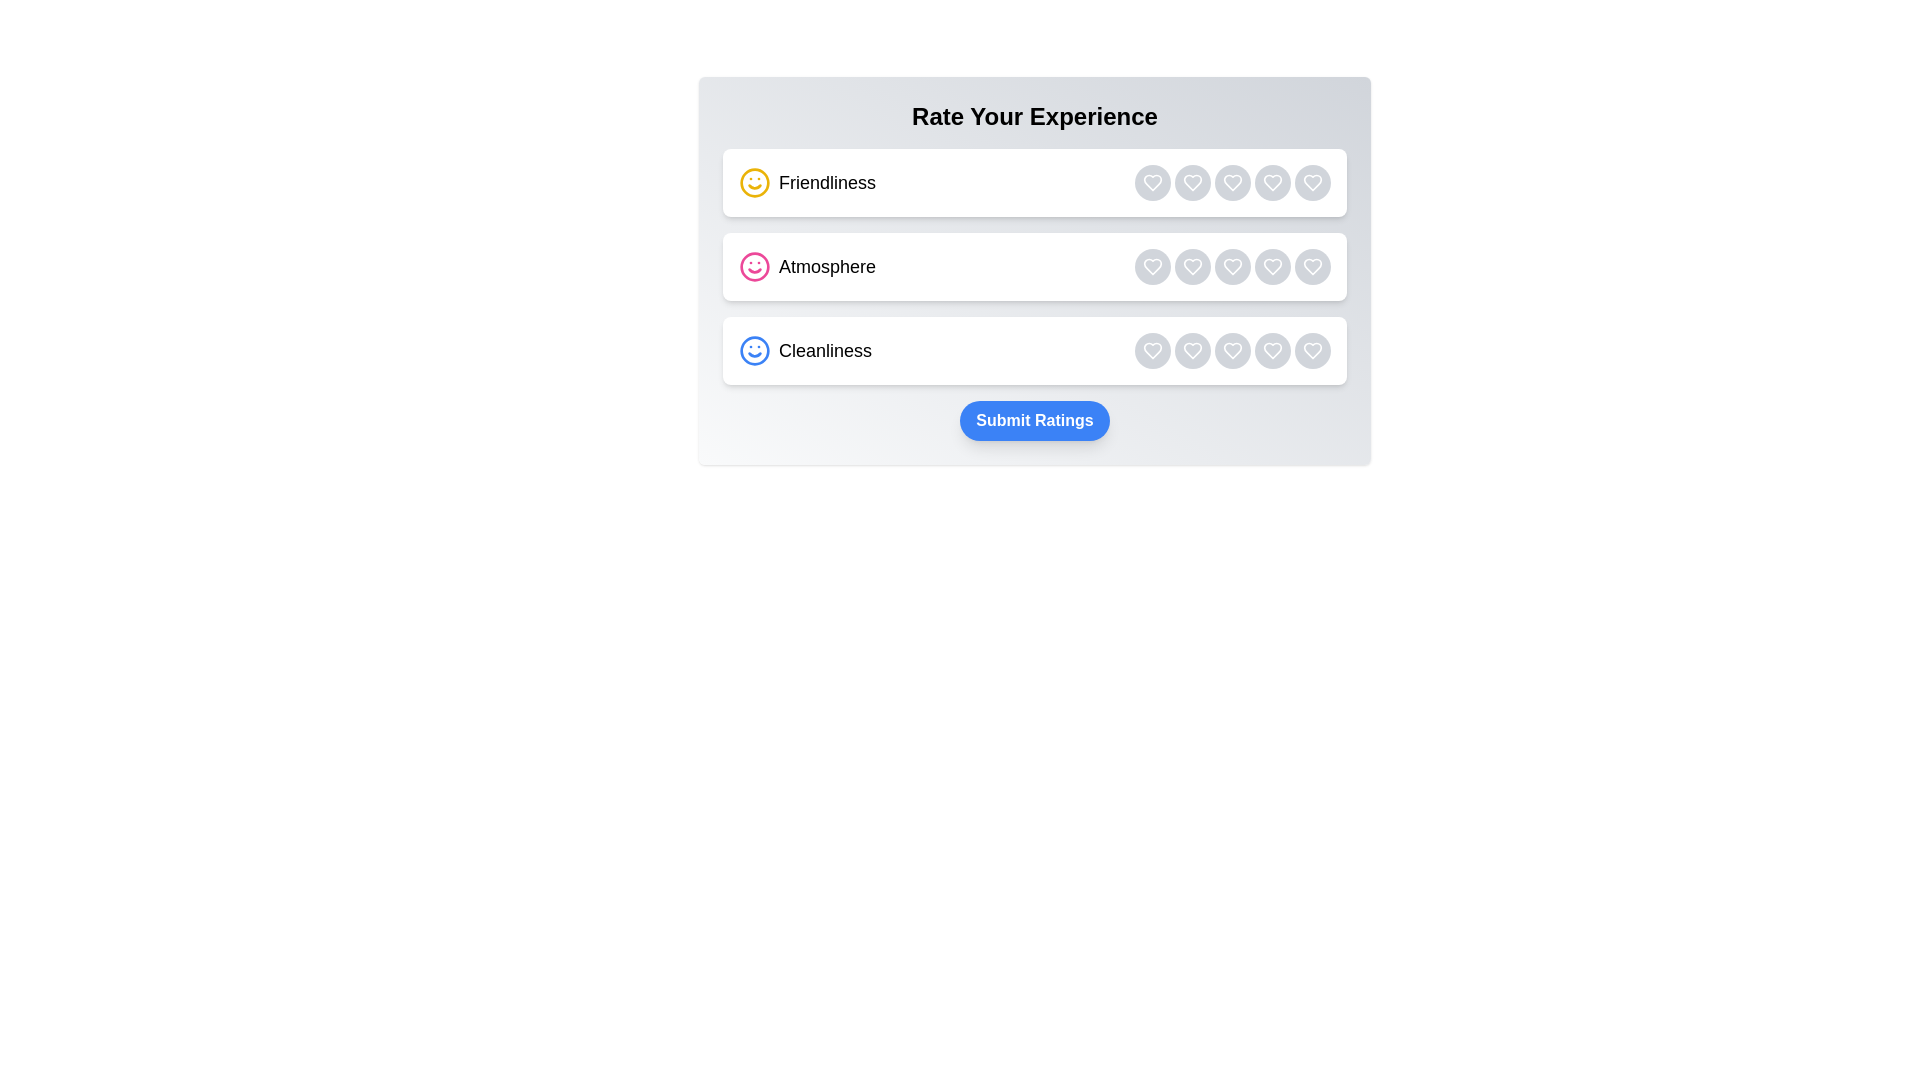 This screenshot has height=1080, width=1920. What do you see at coordinates (1232, 265) in the screenshot?
I see `the rating button for category Atmosphere with rating 3` at bounding box center [1232, 265].